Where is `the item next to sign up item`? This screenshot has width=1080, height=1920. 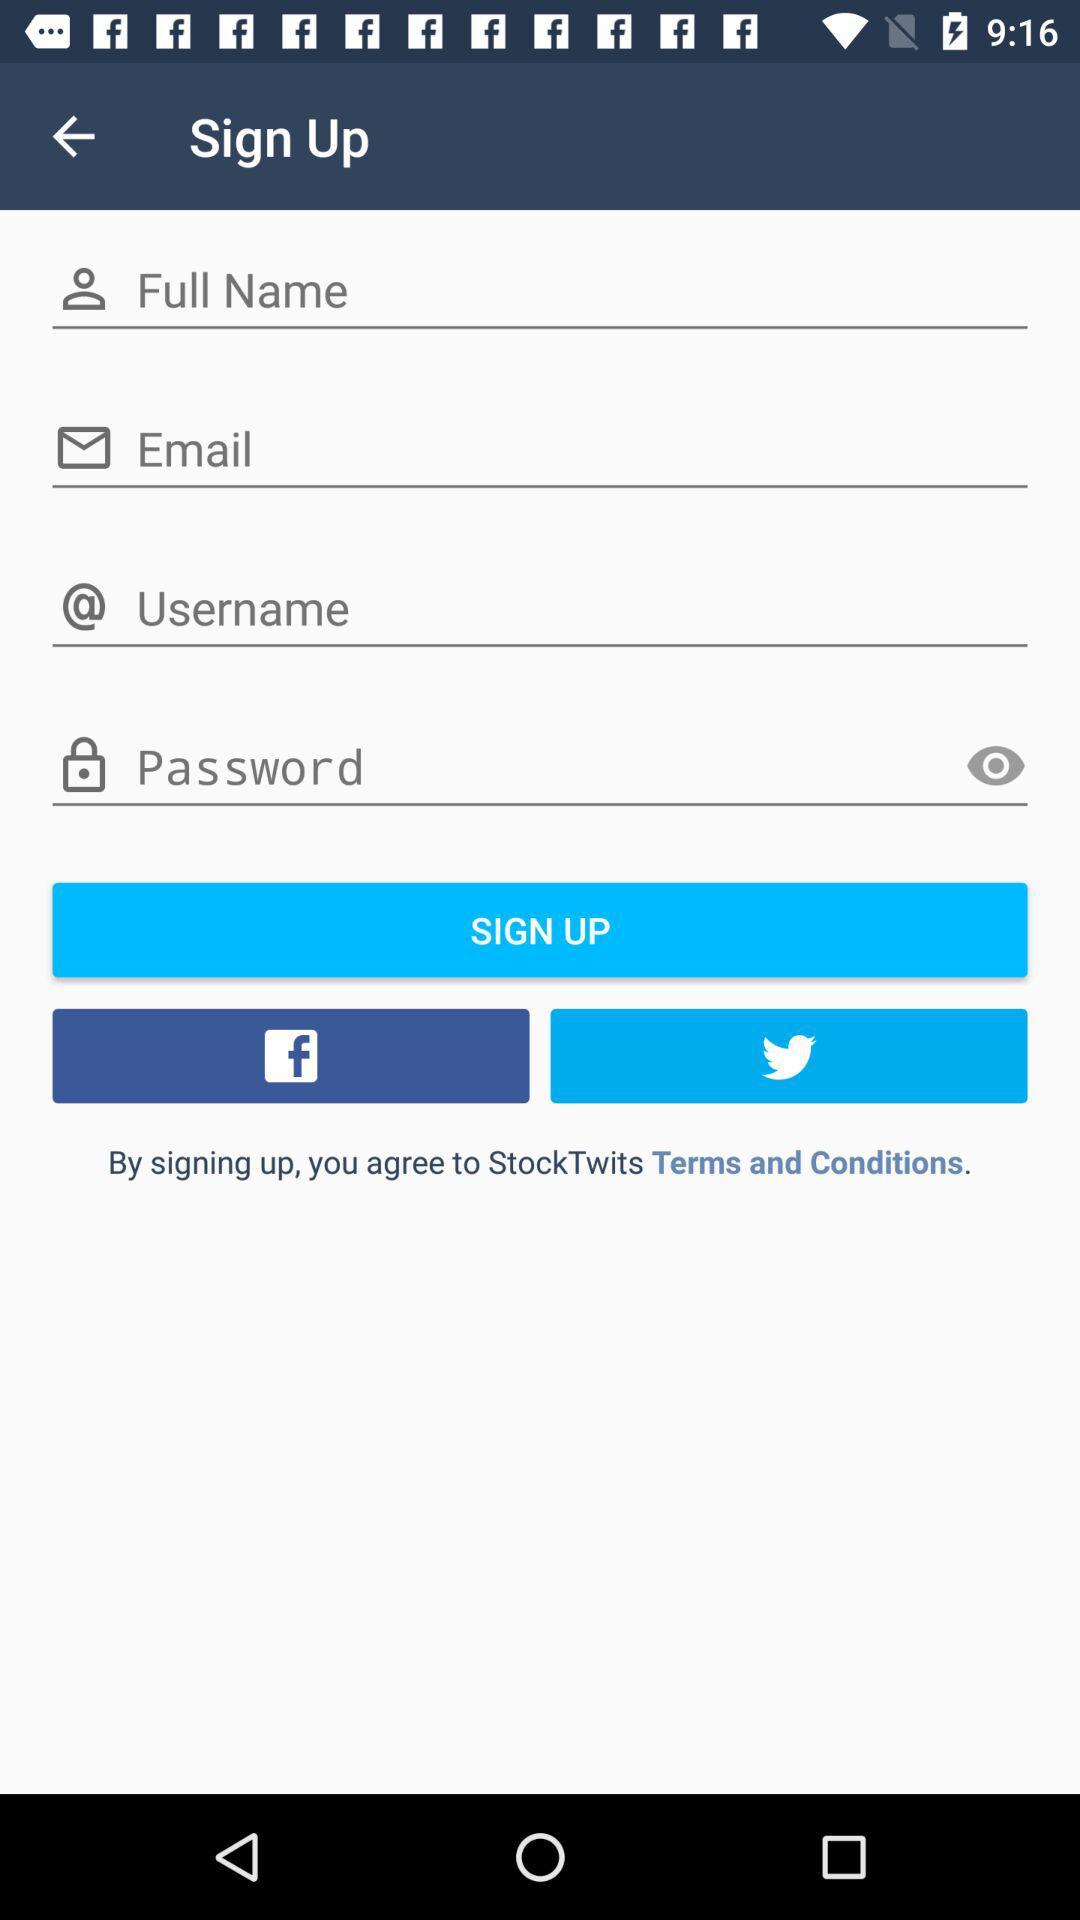 the item next to sign up item is located at coordinates (72, 135).